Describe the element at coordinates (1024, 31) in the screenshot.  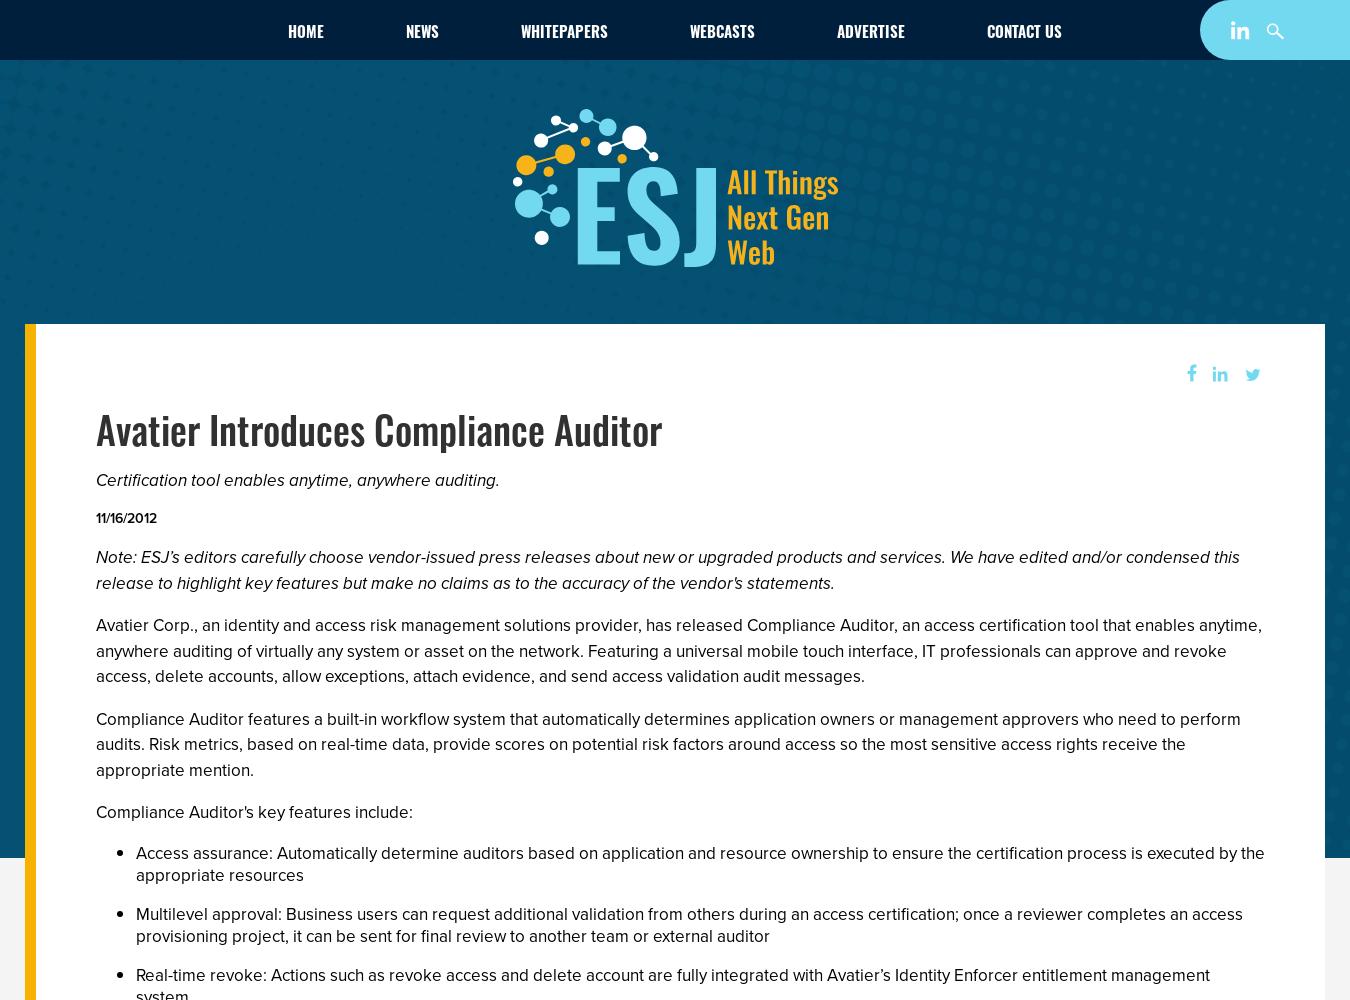
I see `'Contact Us'` at that location.